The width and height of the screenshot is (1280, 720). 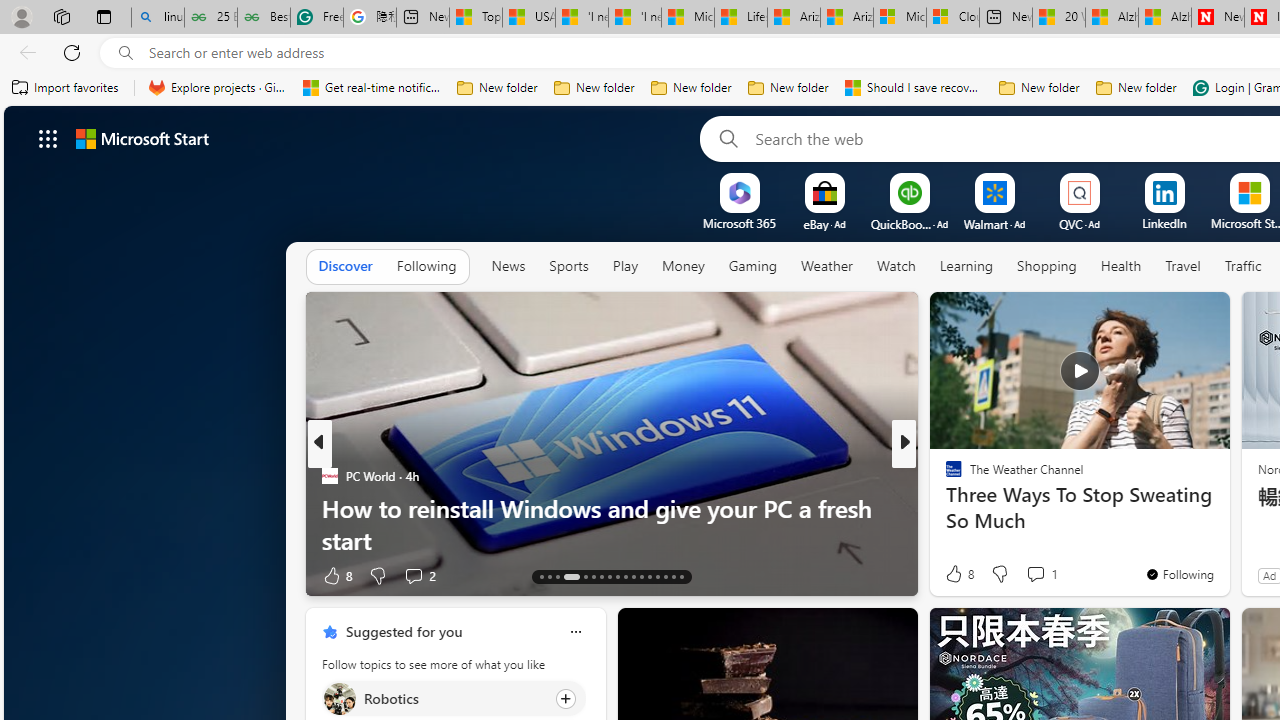 What do you see at coordinates (1050, 575) in the screenshot?
I see `'View comments 36 Comment'` at bounding box center [1050, 575].